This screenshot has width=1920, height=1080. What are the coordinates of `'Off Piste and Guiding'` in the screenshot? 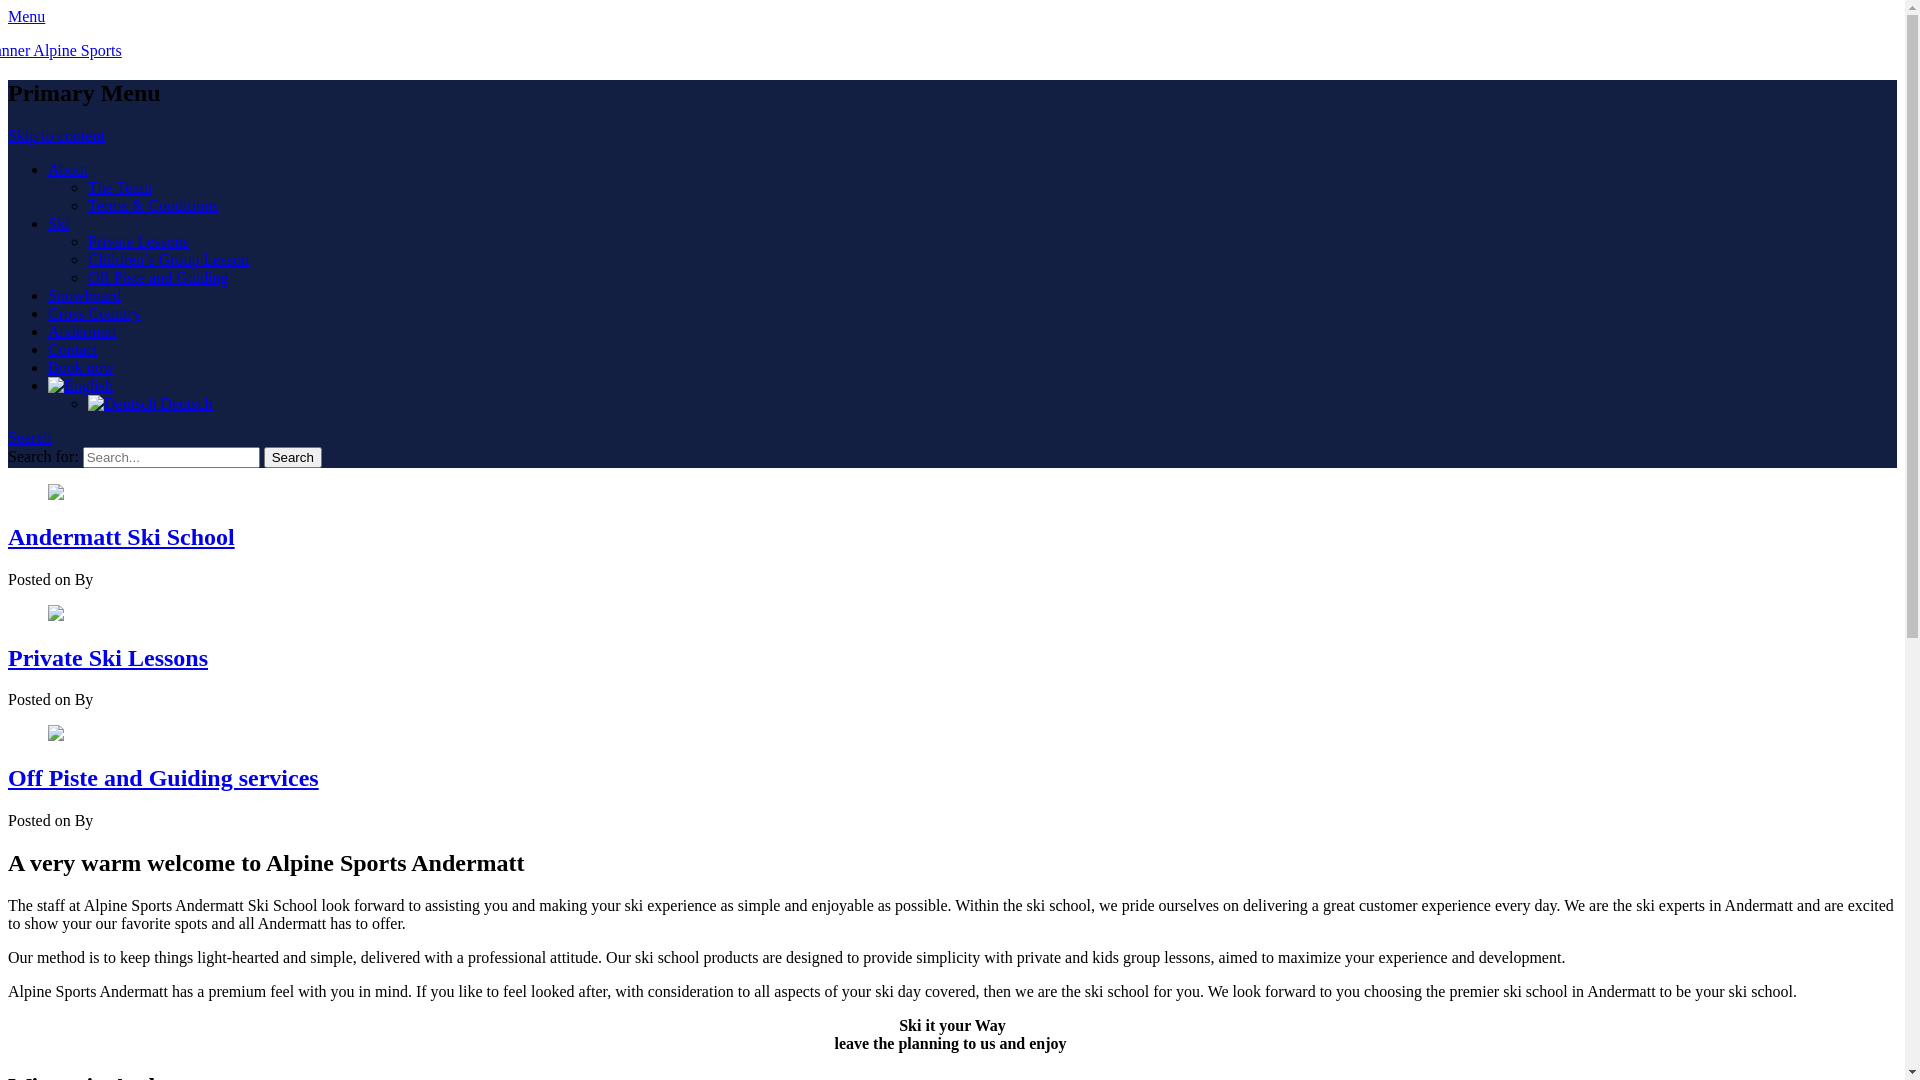 It's located at (86, 277).